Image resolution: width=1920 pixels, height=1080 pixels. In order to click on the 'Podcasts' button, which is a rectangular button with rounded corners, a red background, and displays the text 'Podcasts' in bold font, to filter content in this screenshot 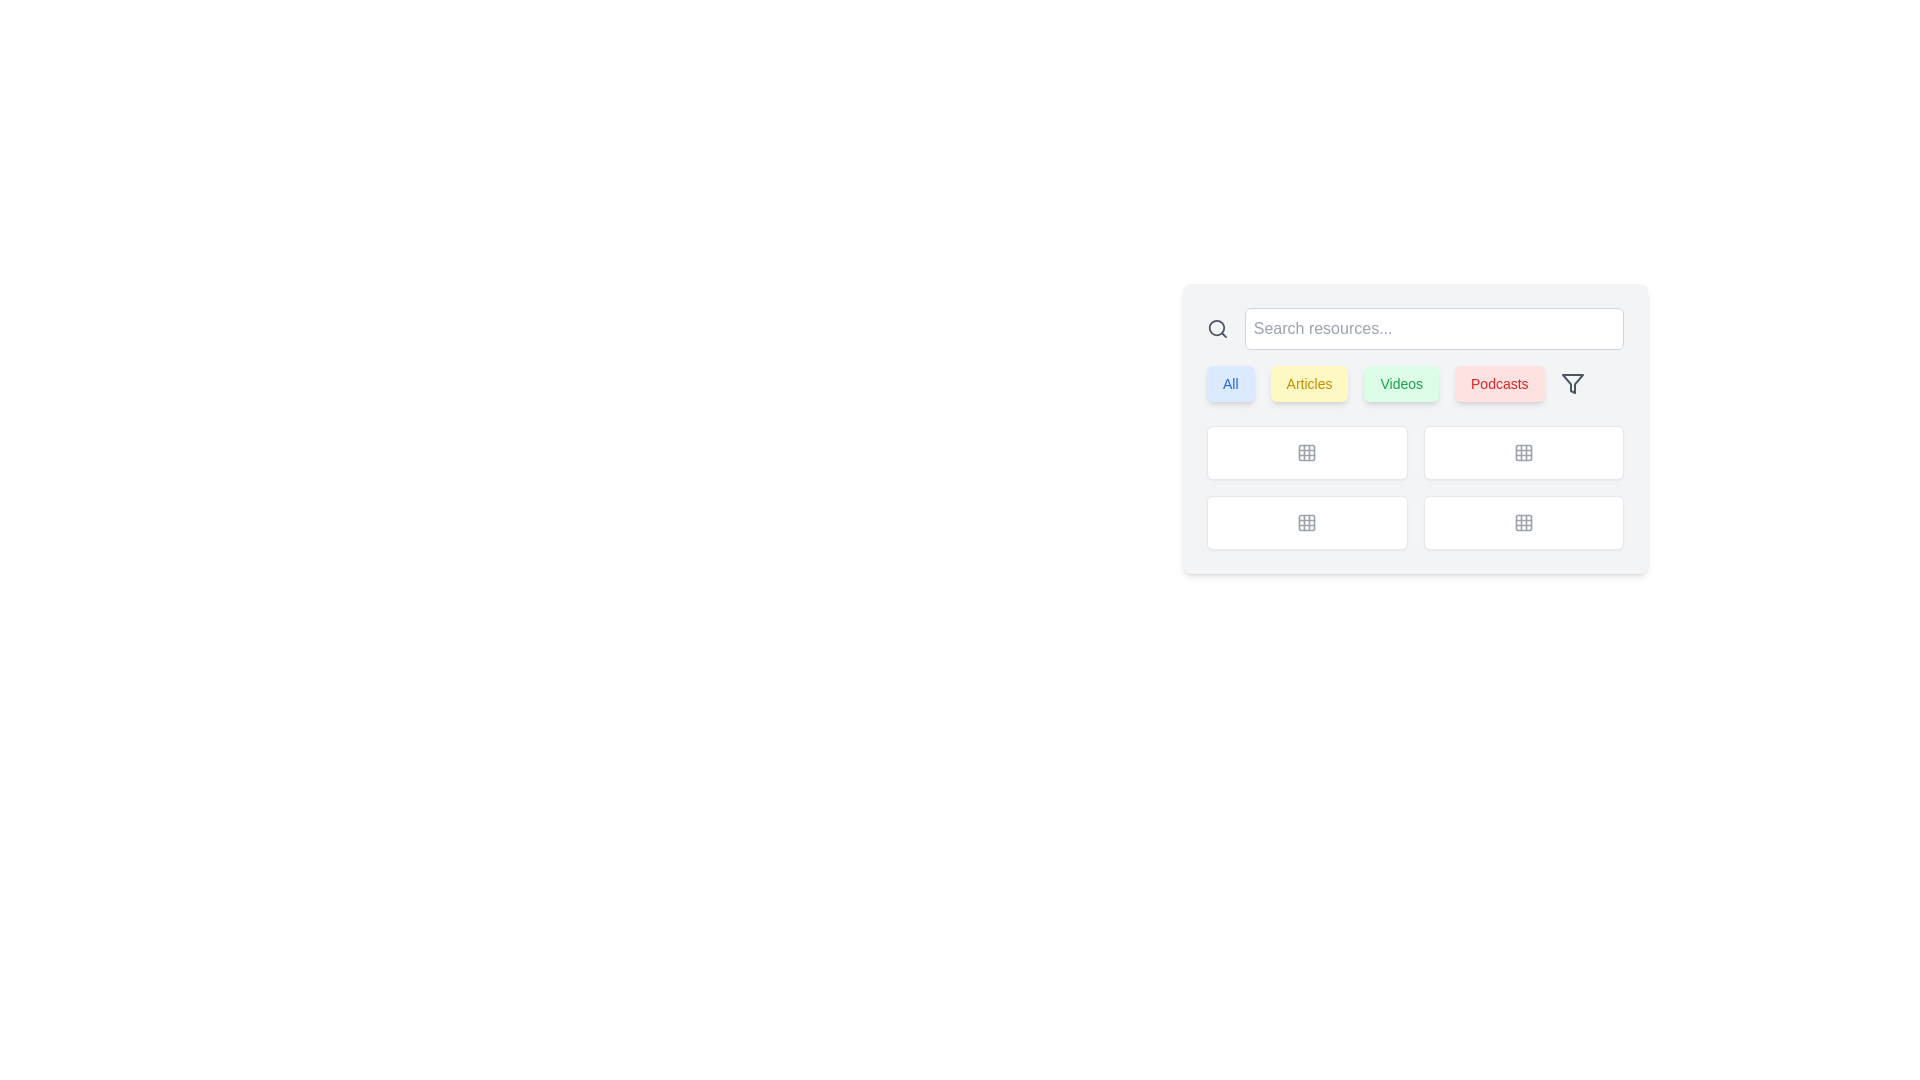, I will do `click(1499, 384)`.